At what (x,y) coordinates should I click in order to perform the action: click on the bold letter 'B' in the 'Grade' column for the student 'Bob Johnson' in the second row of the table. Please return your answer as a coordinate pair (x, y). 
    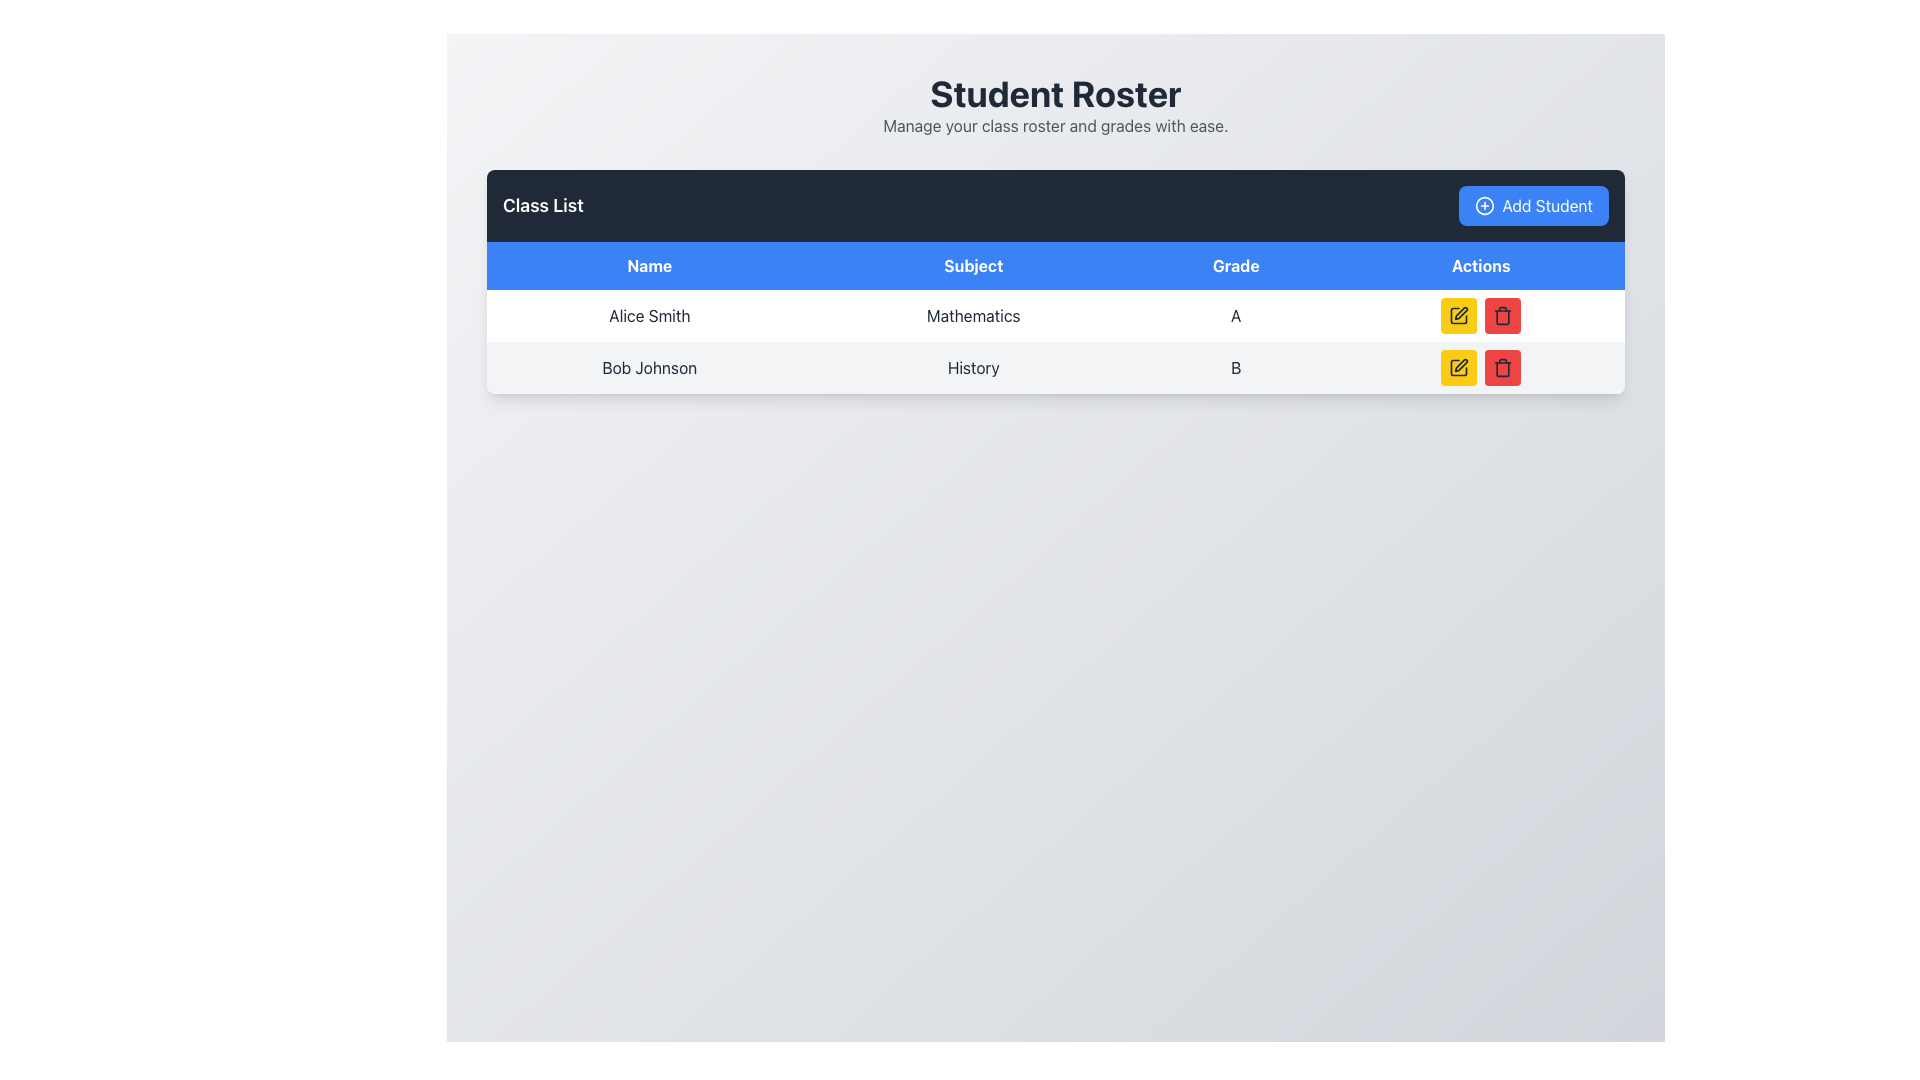
    Looking at the image, I should click on (1235, 367).